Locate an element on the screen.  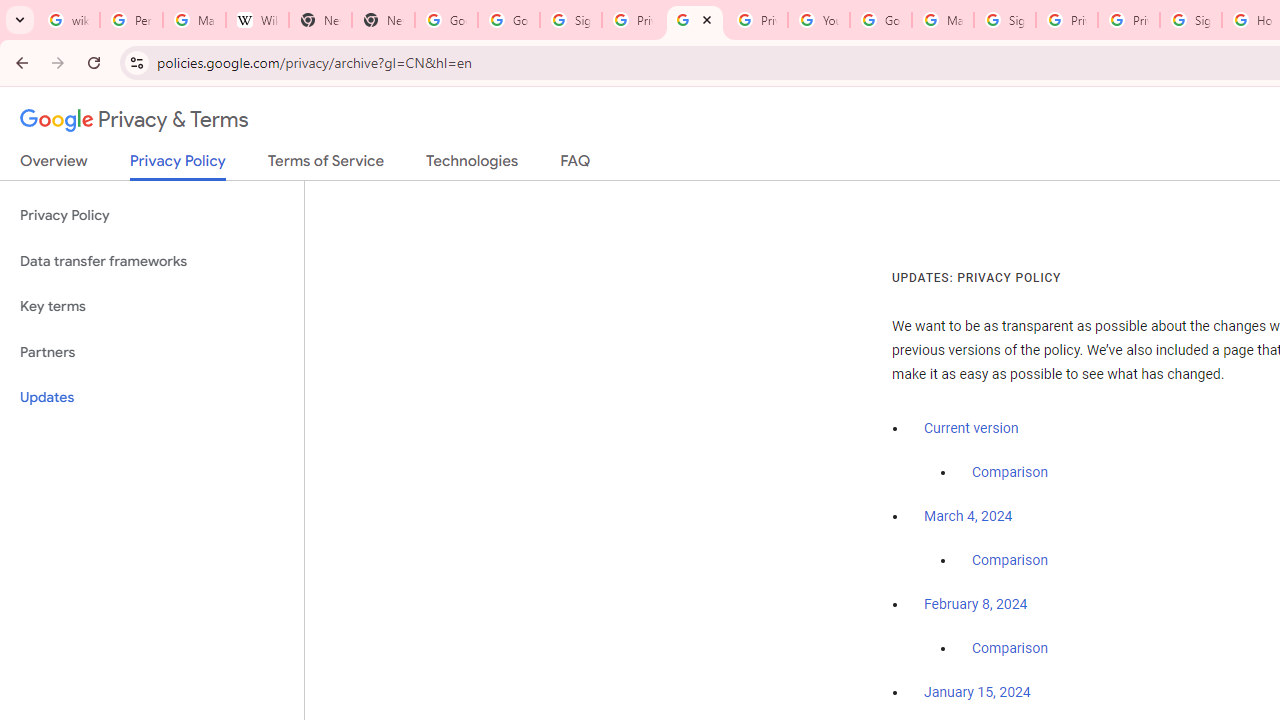
'Current version' is located at coordinates (971, 427).